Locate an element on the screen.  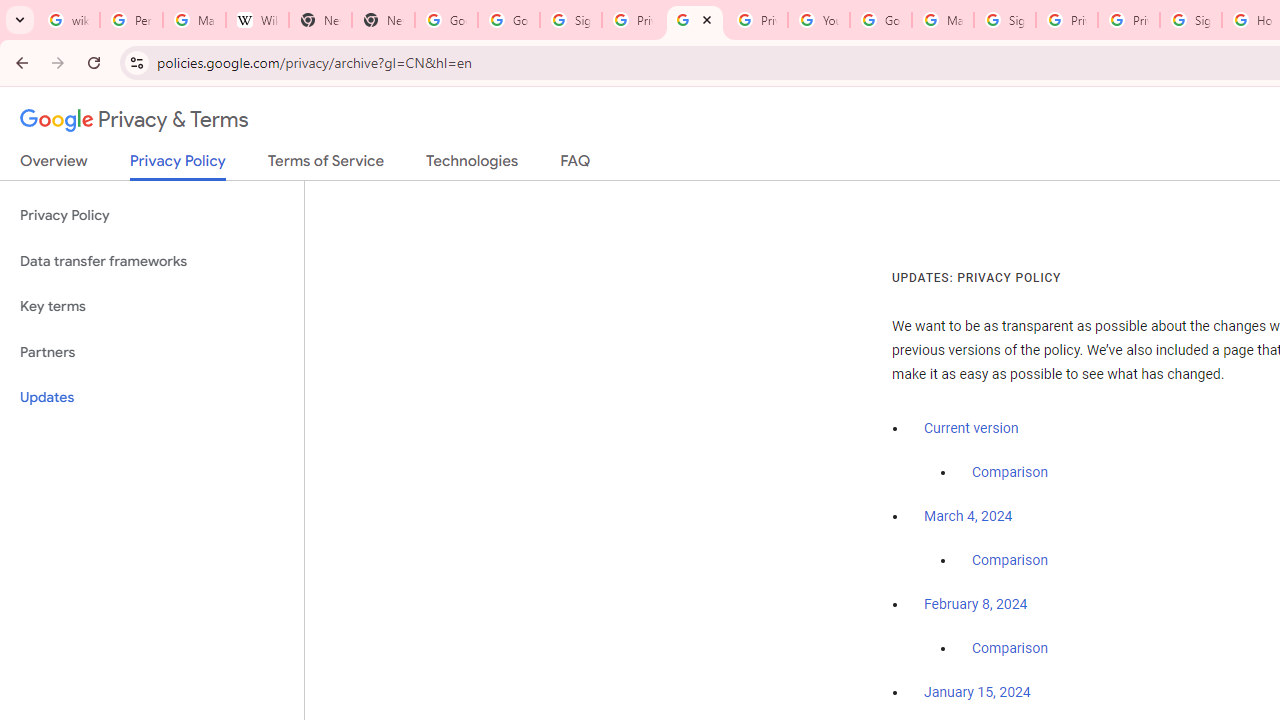
'Current version' is located at coordinates (971, 427).